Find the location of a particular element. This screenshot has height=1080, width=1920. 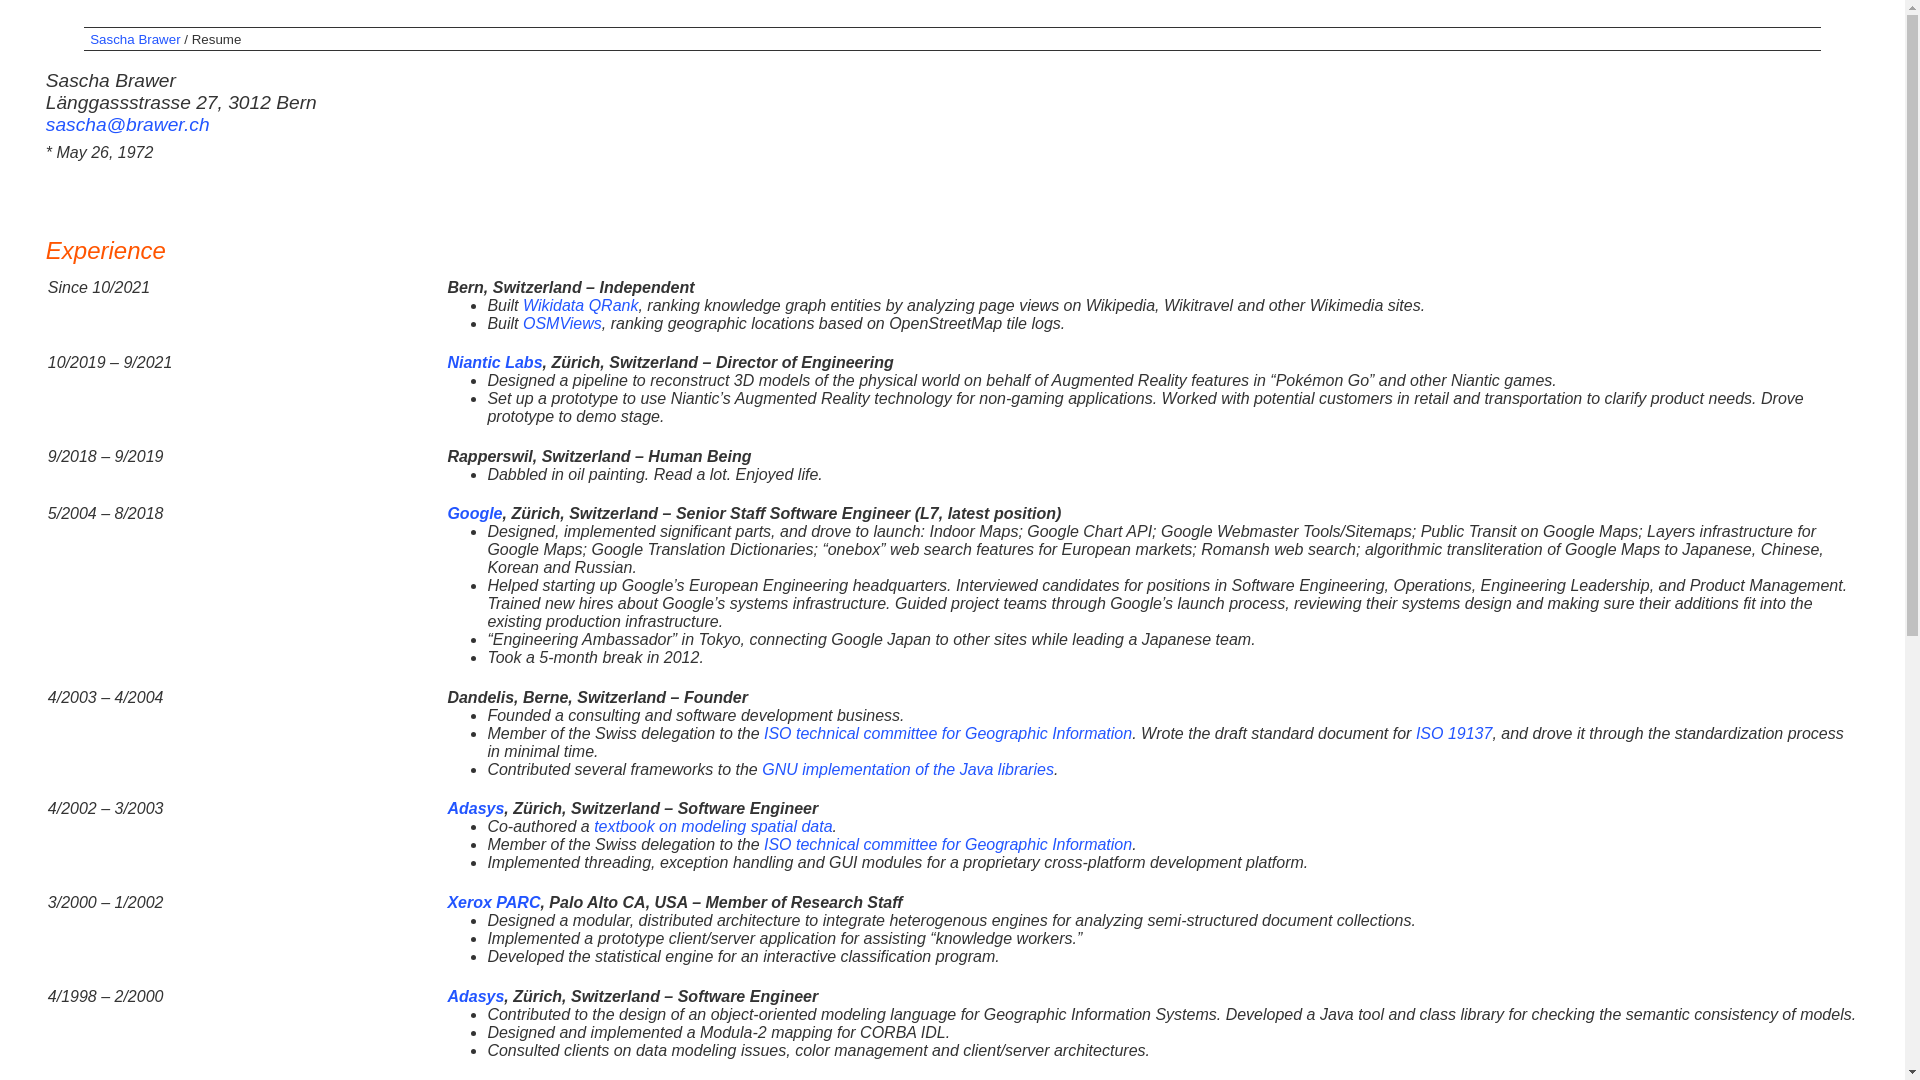

'ISO technical committee for Geographic Information' is located at coordinates (947, 733).